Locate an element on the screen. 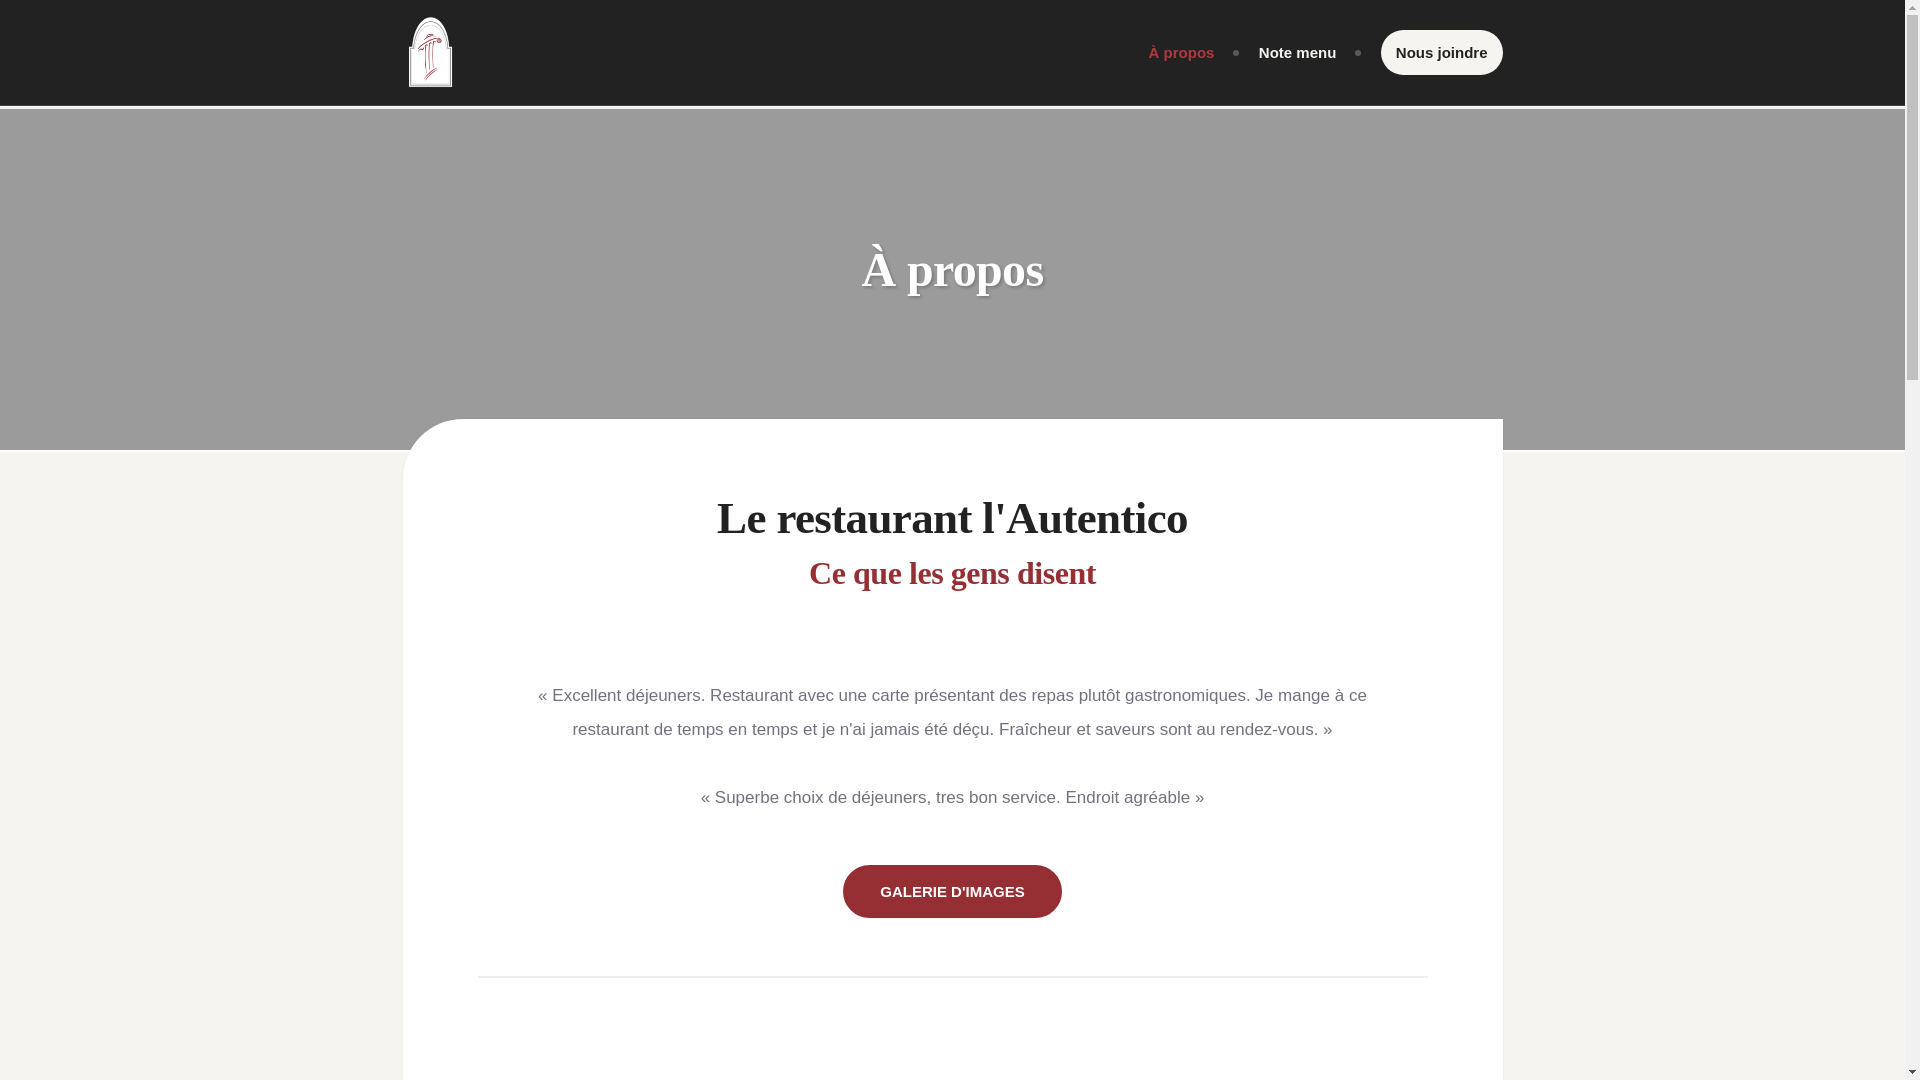  'GALERIE D'IMAGES' is located at coordinates (950, 890).